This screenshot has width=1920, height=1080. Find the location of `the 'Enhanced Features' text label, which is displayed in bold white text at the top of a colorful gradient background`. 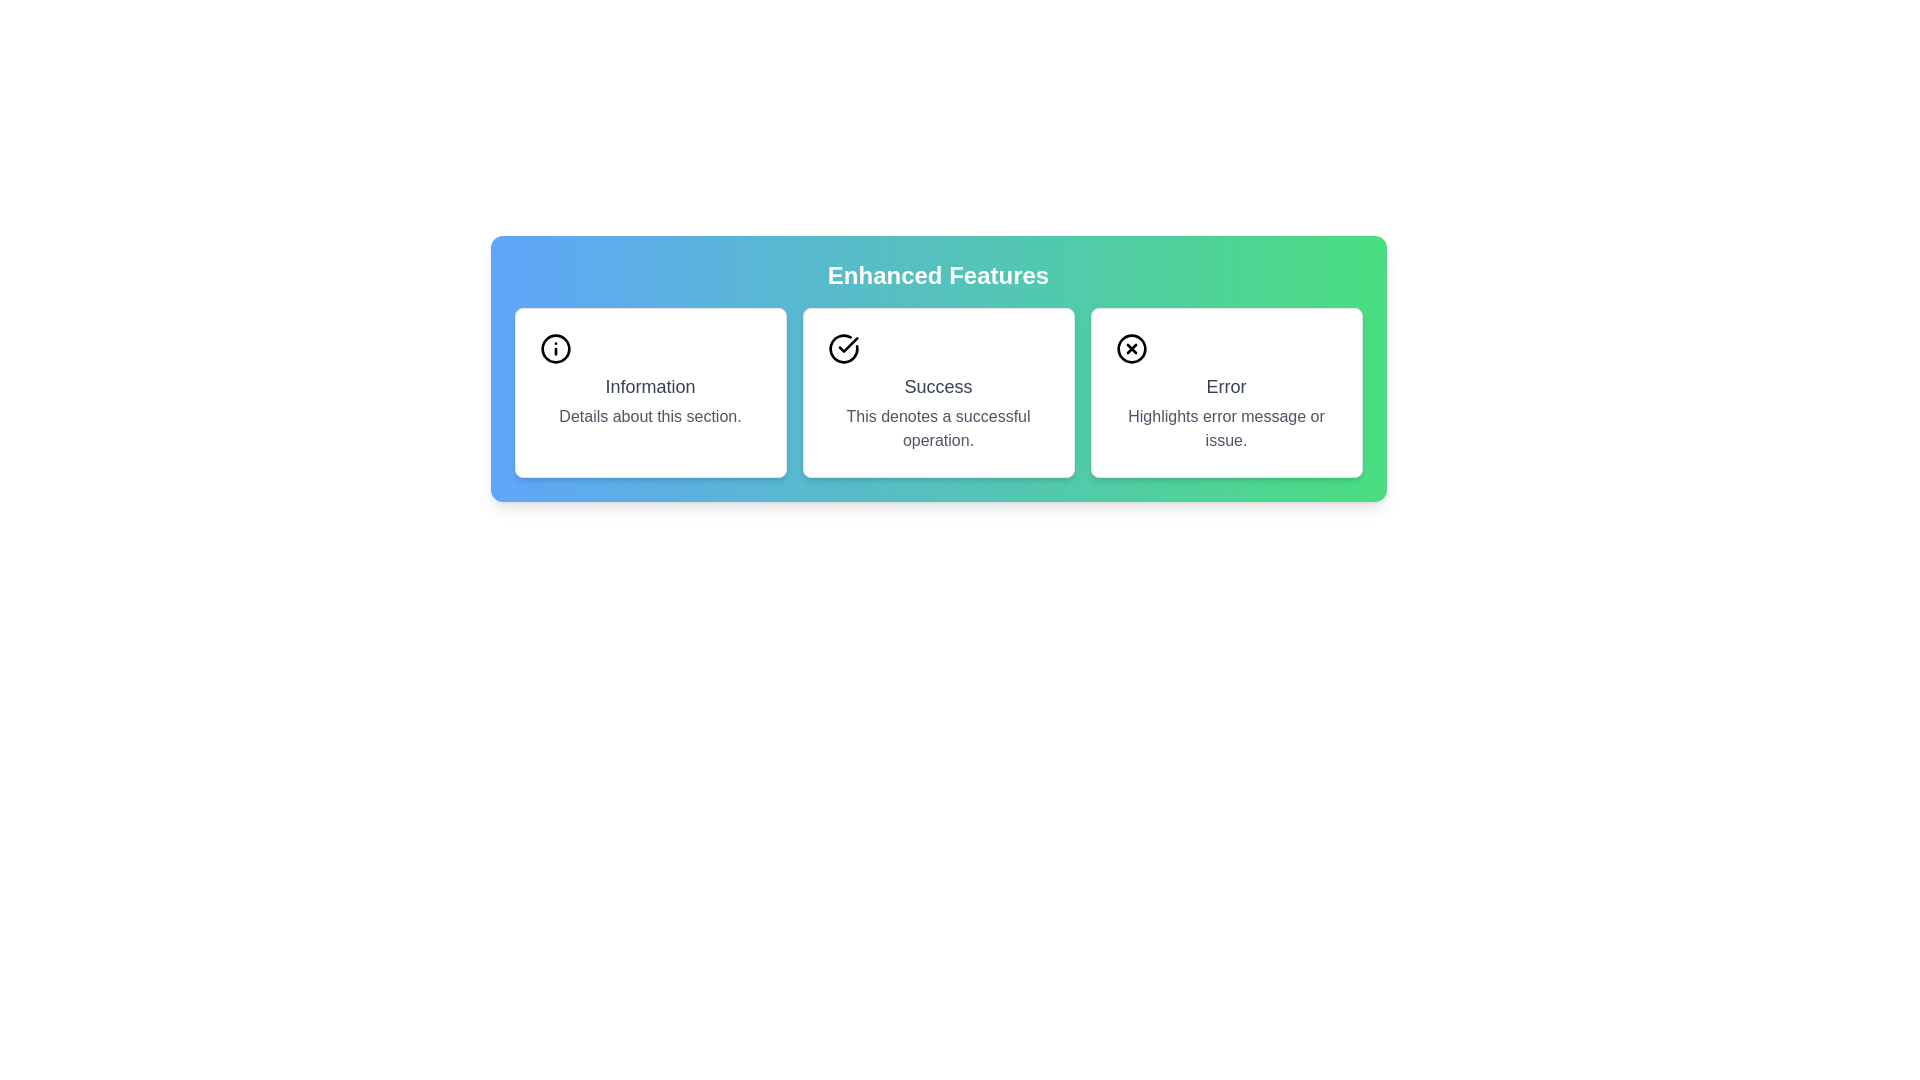

the 'Enhanced Features' text label, which is displayed in bold white text at the top of a colorful gradient background is located at coordinates (937, 276).